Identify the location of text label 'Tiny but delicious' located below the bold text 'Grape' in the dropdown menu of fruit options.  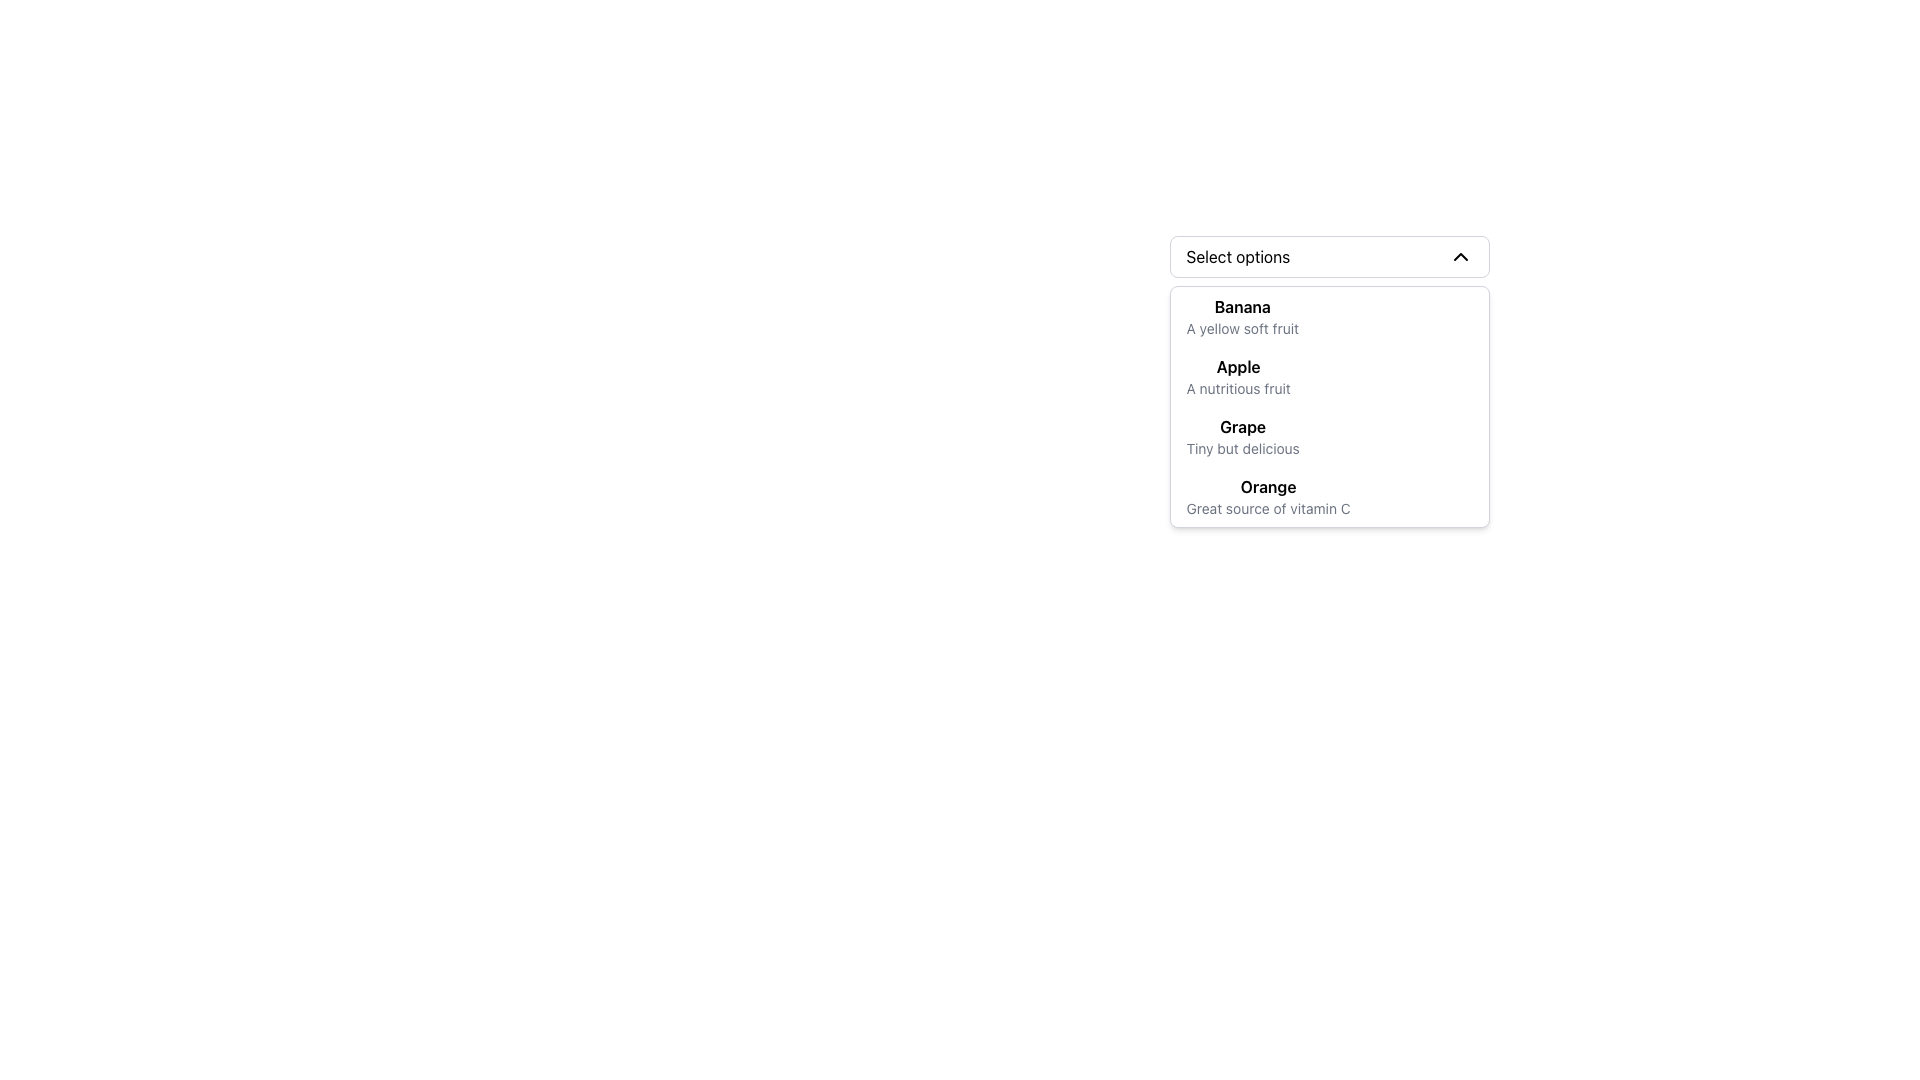
(1242, 447).